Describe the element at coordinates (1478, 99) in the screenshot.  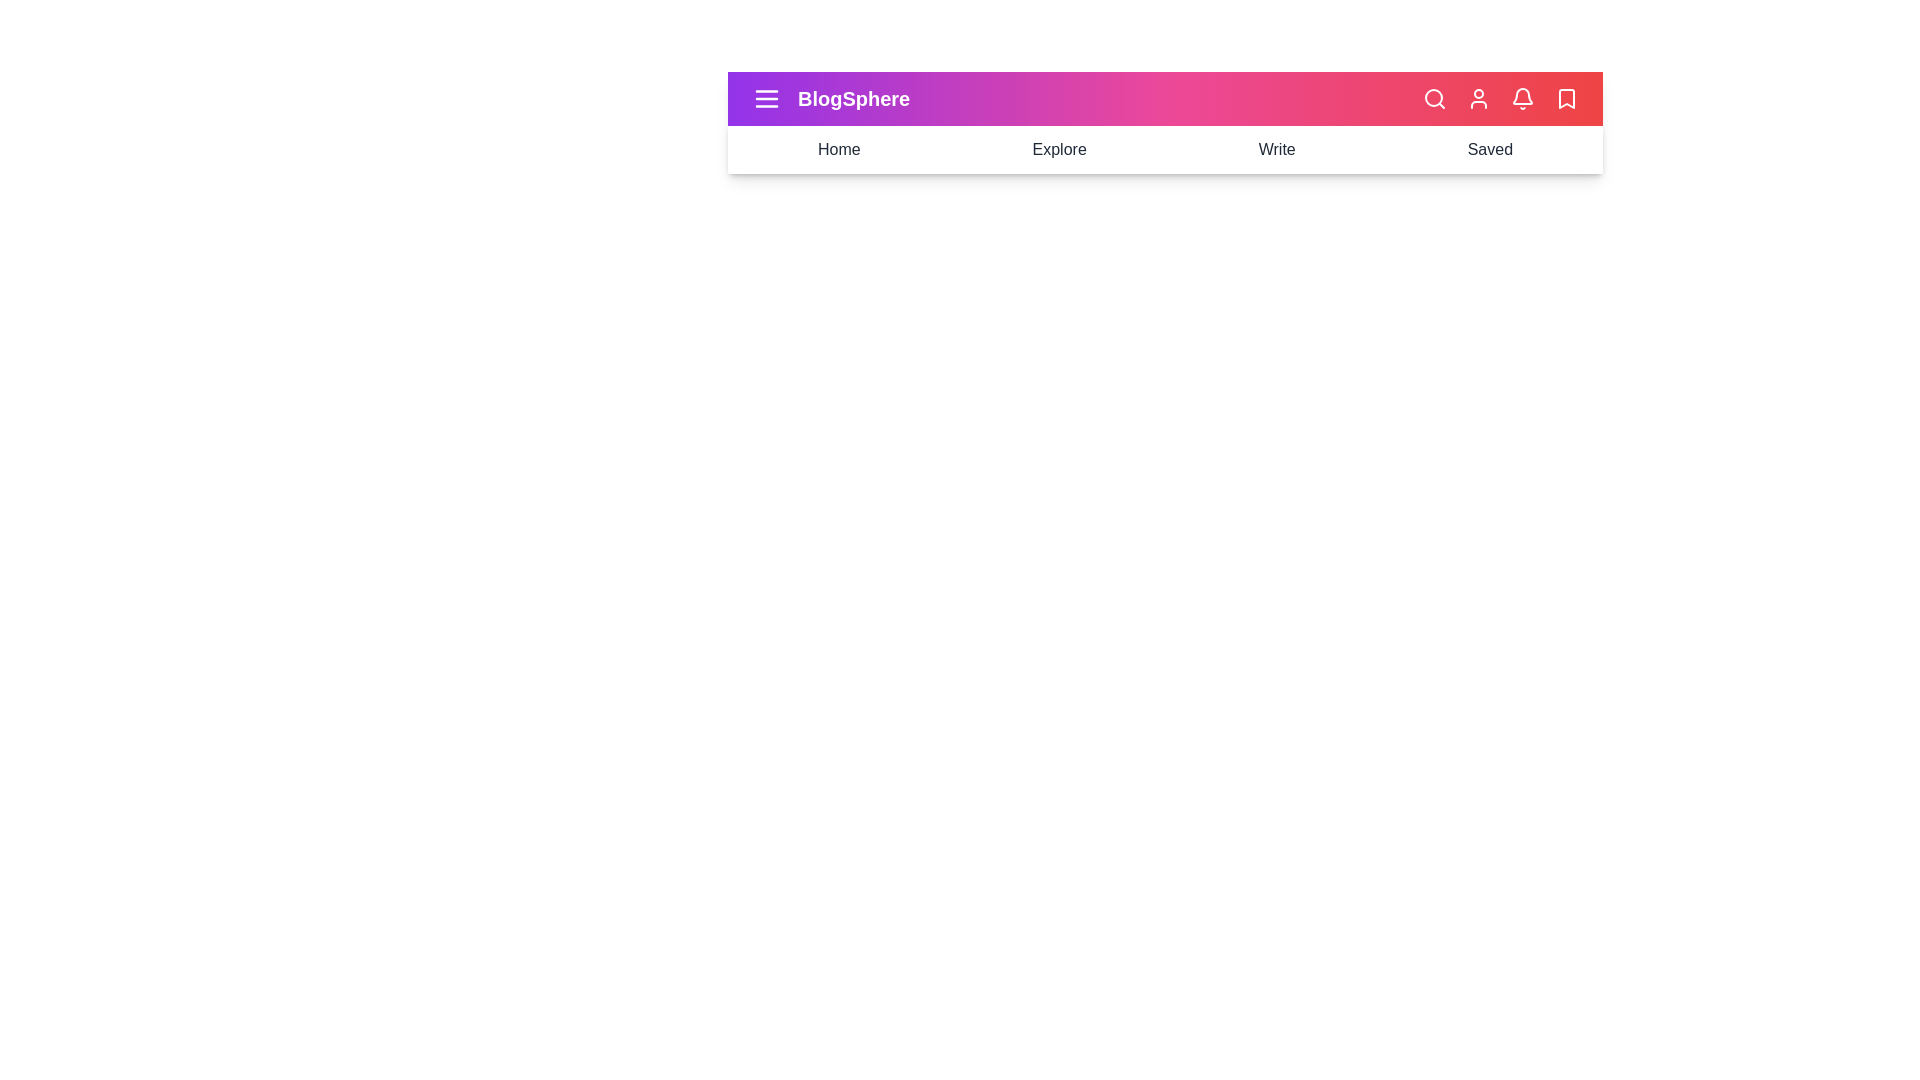
I see `the element User to preview its effect` at that location.